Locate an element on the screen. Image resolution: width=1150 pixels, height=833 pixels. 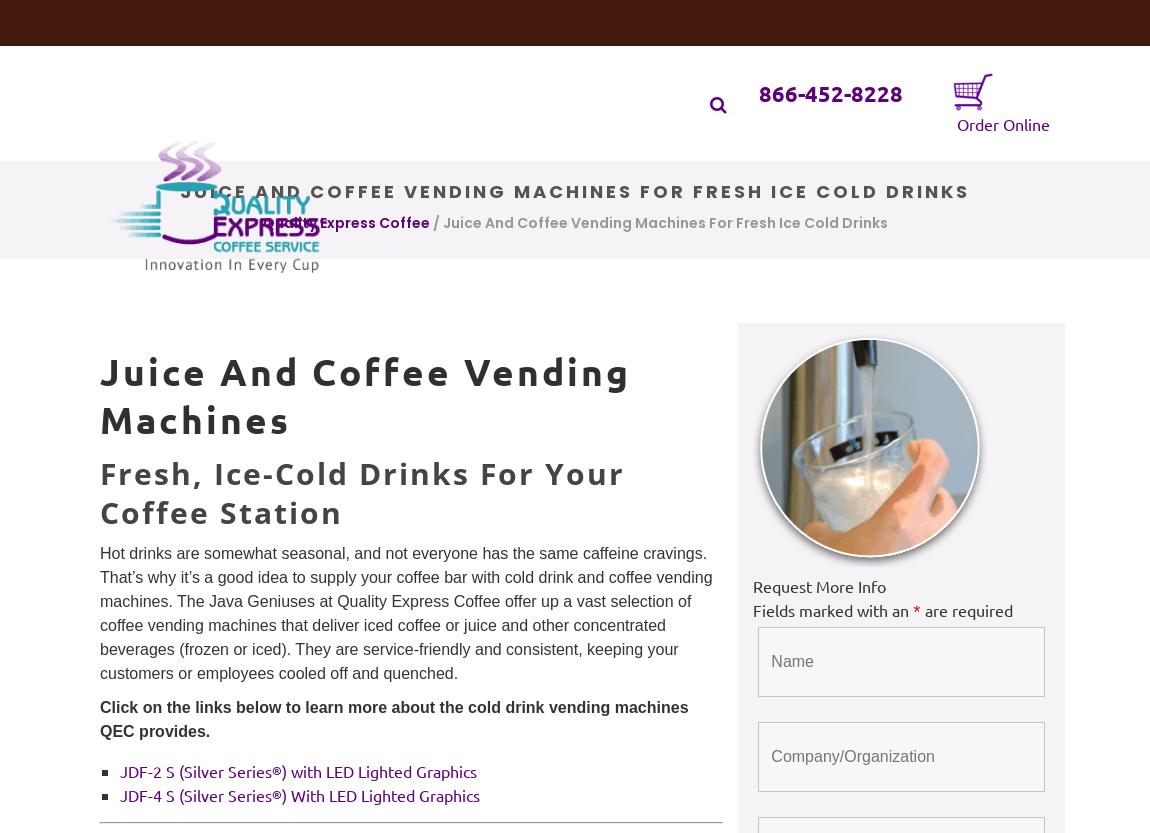
'Water & Ice Service' is located at coordinates (533, 67).